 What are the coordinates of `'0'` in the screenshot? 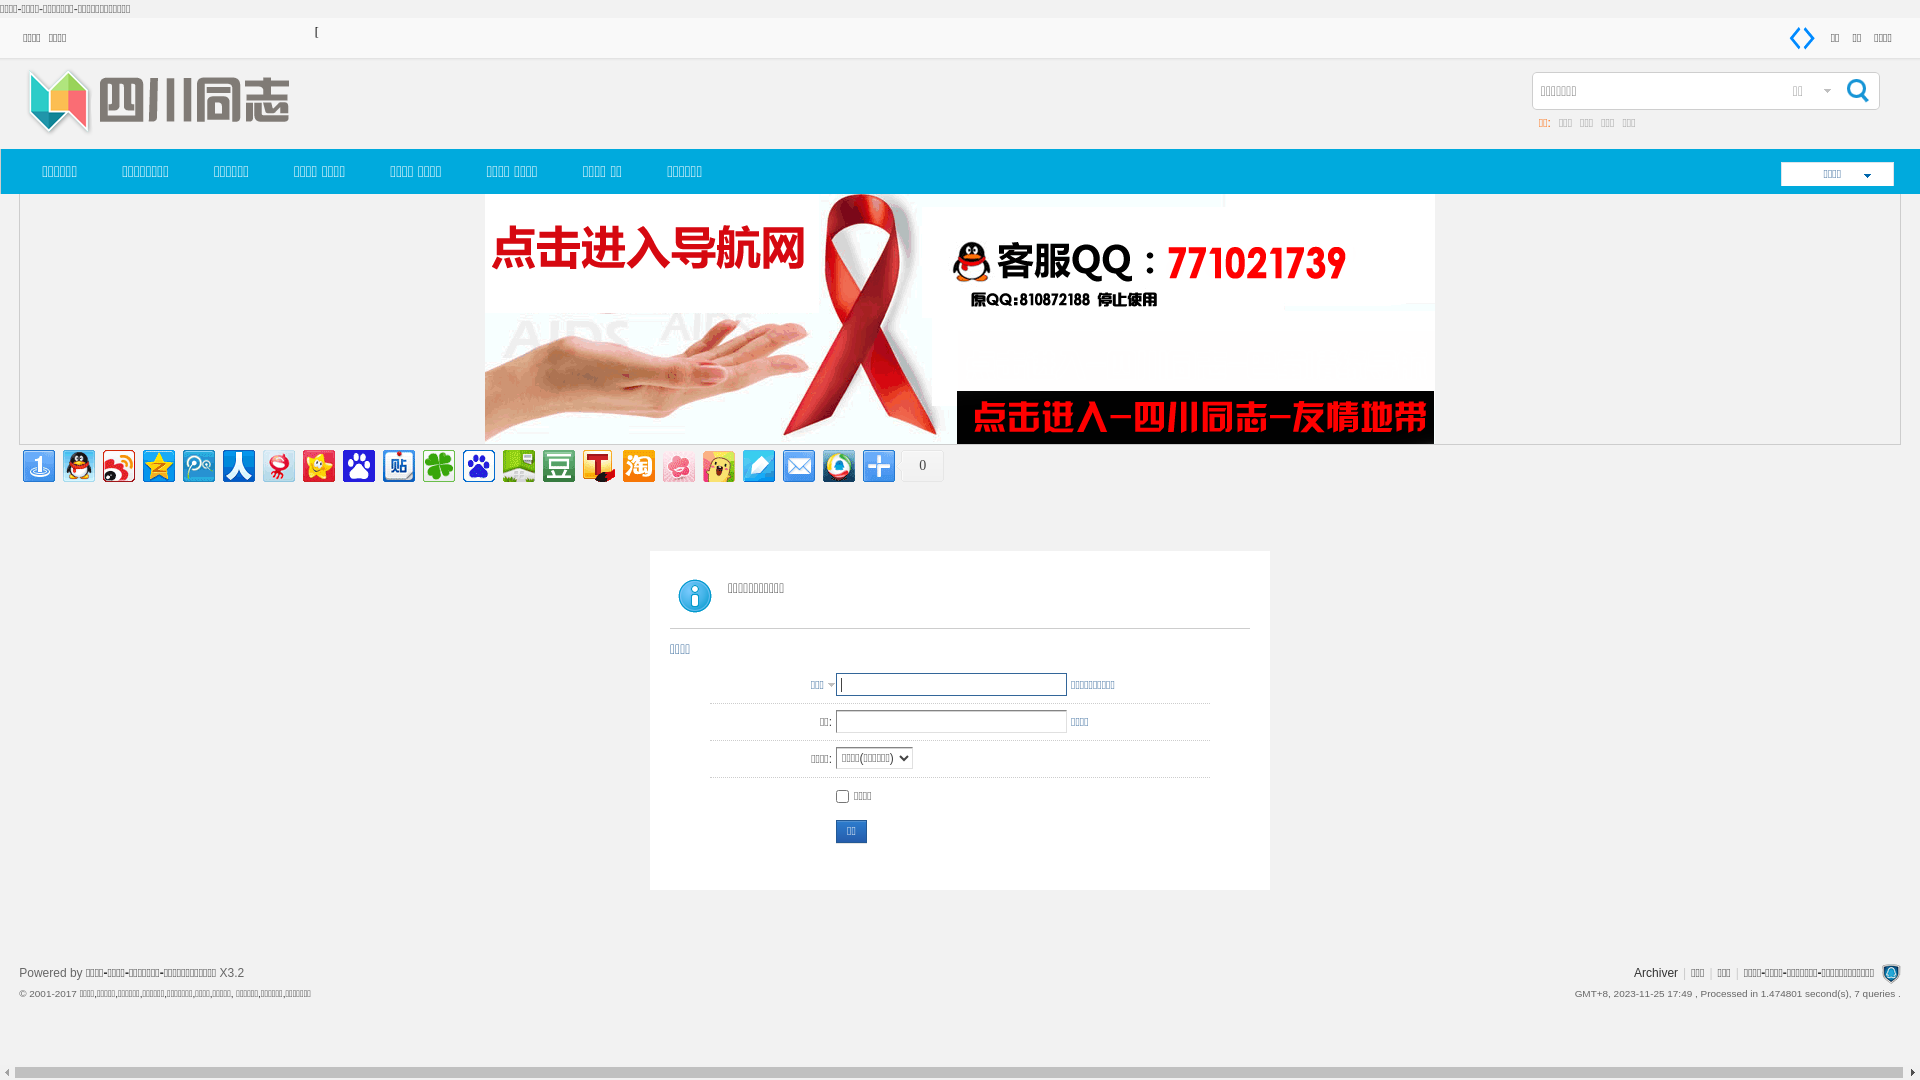 It's located at (919, 466).